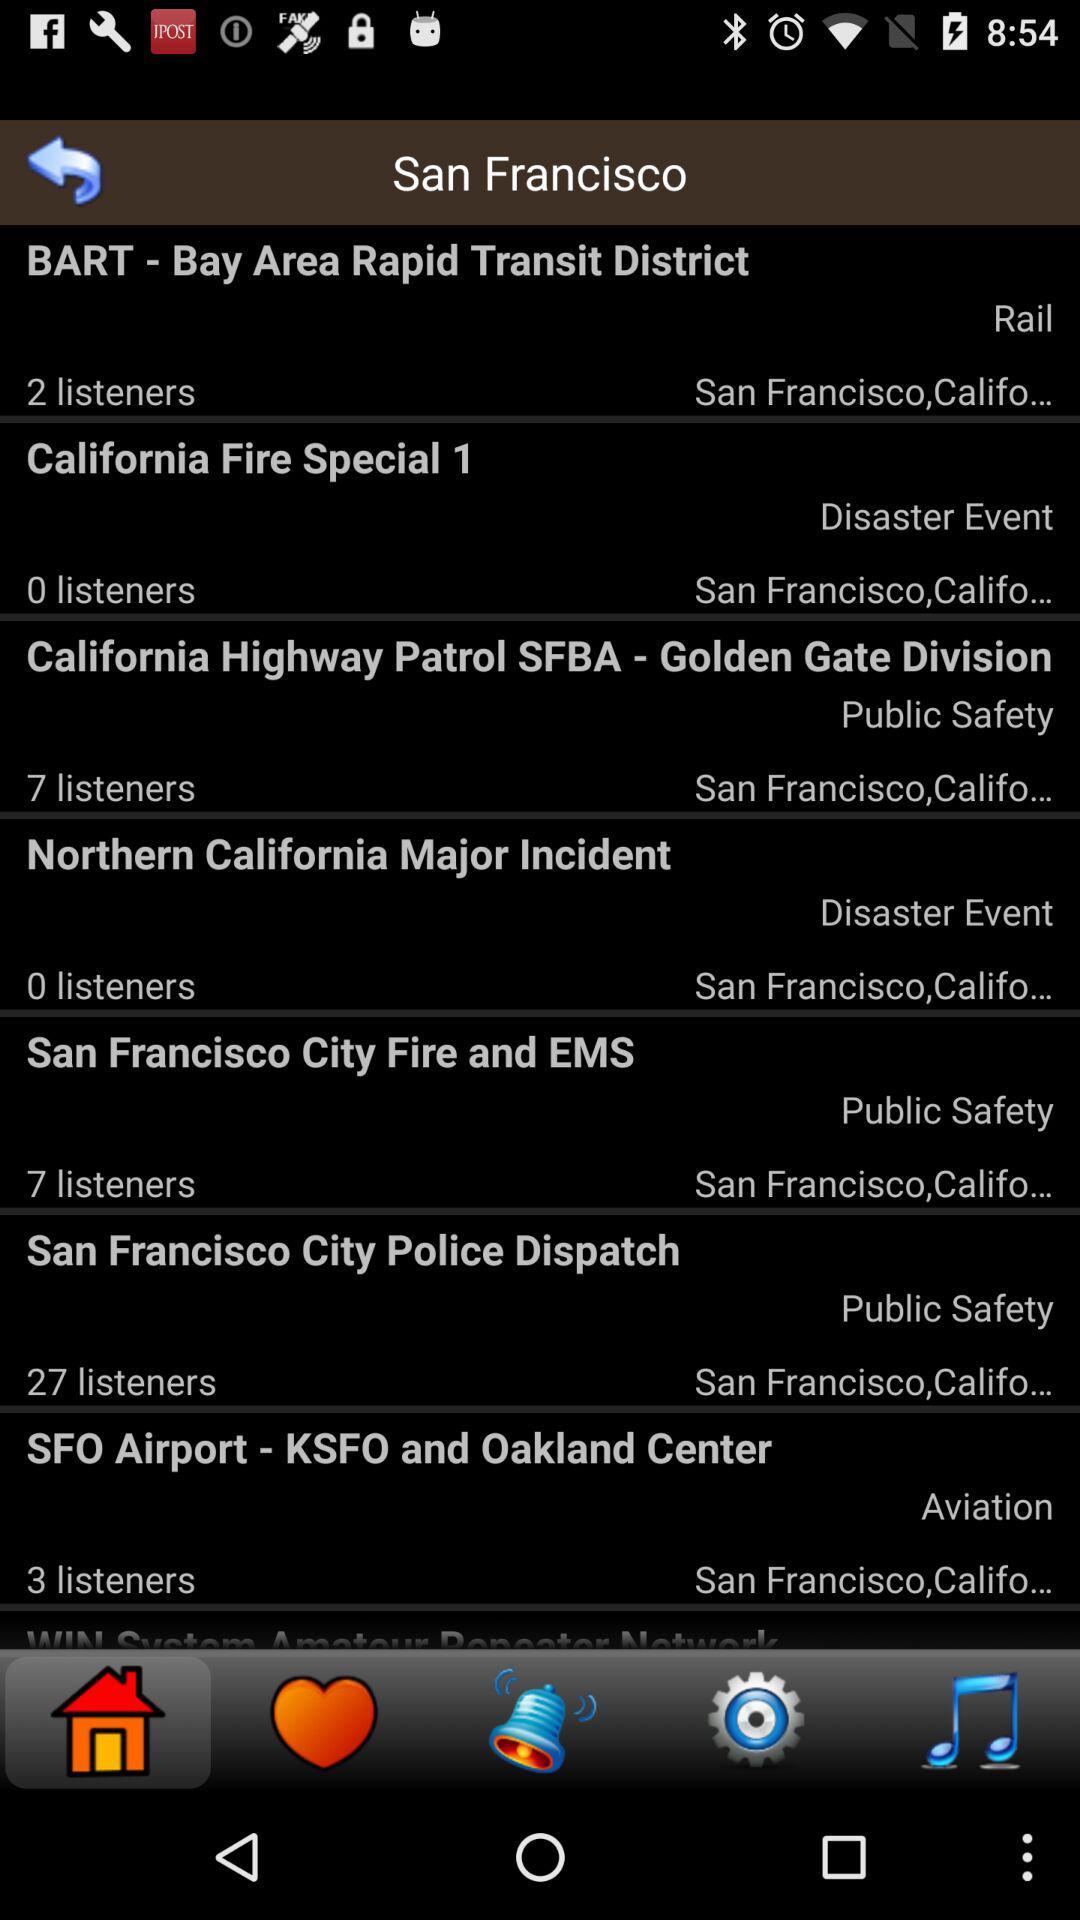  I want to click on california fire special app, so click(540, 455).